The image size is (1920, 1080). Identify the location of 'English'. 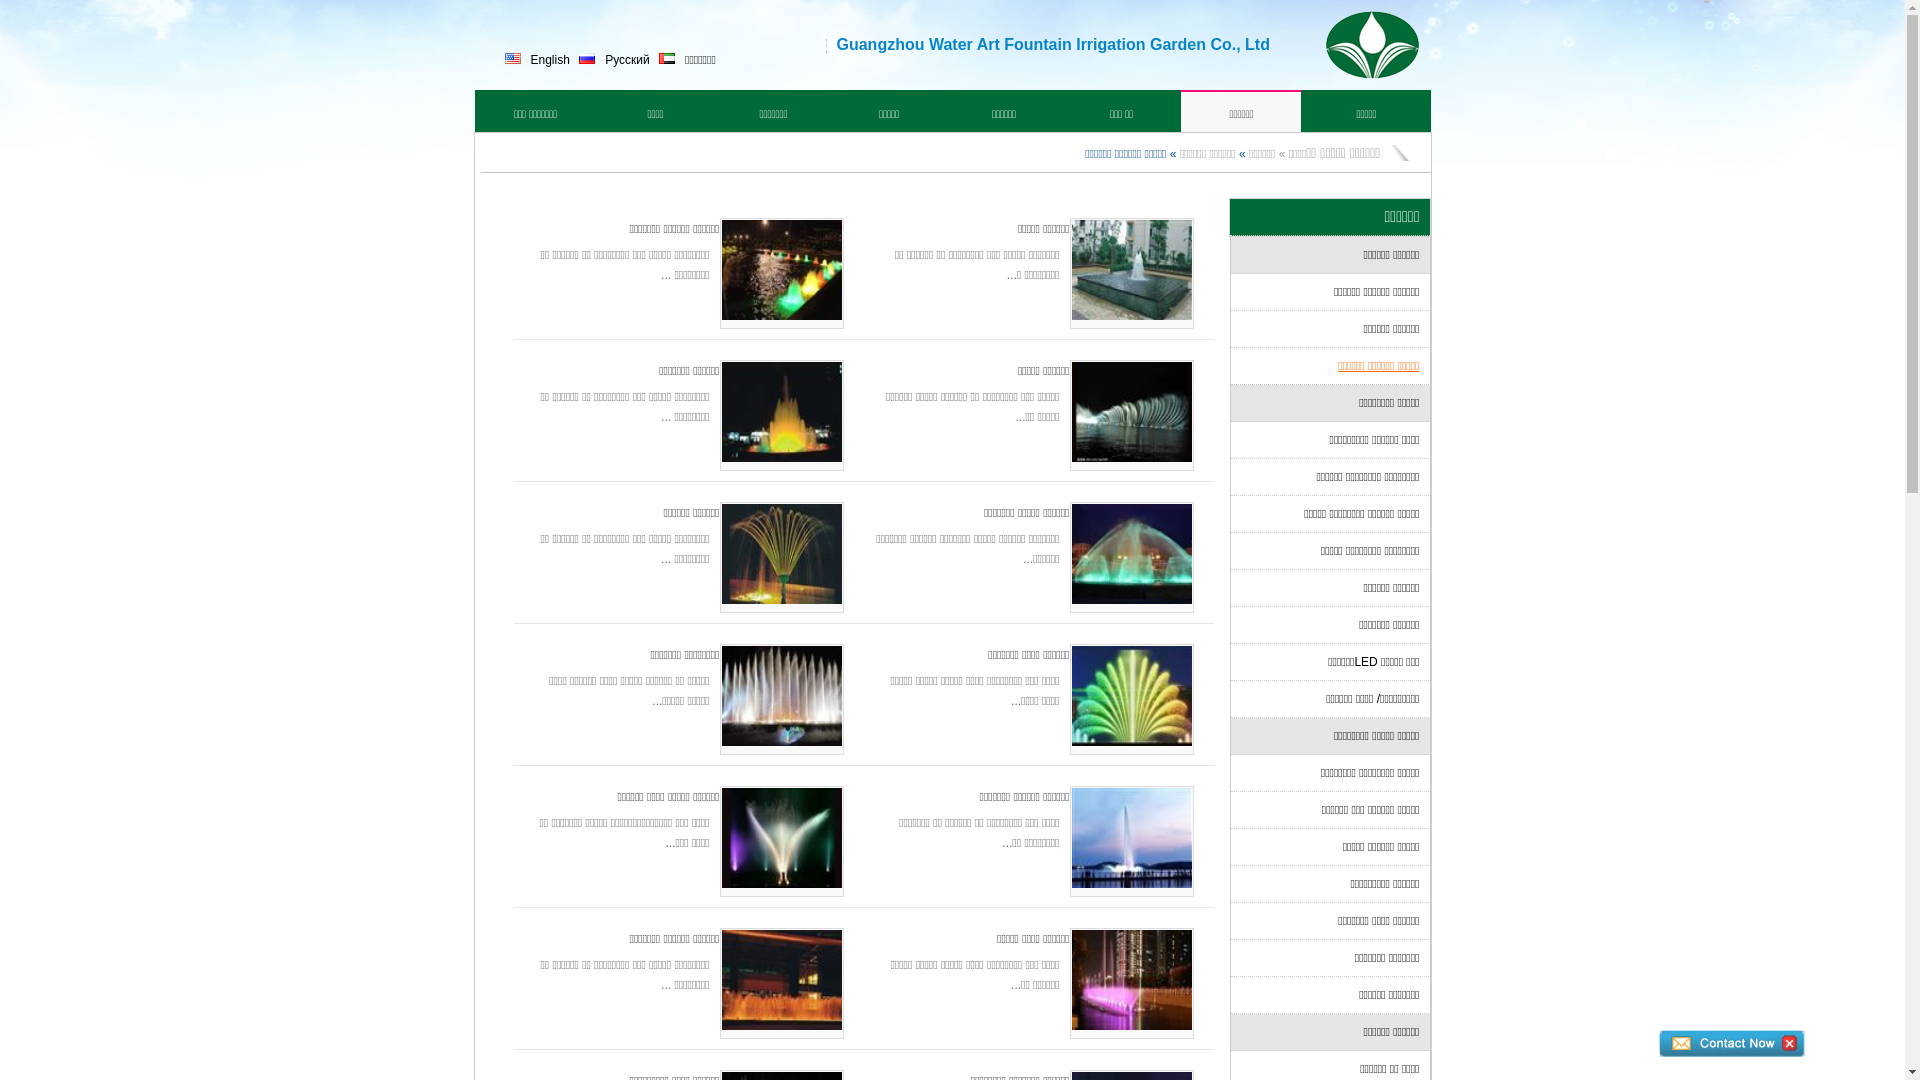
(549, 59).